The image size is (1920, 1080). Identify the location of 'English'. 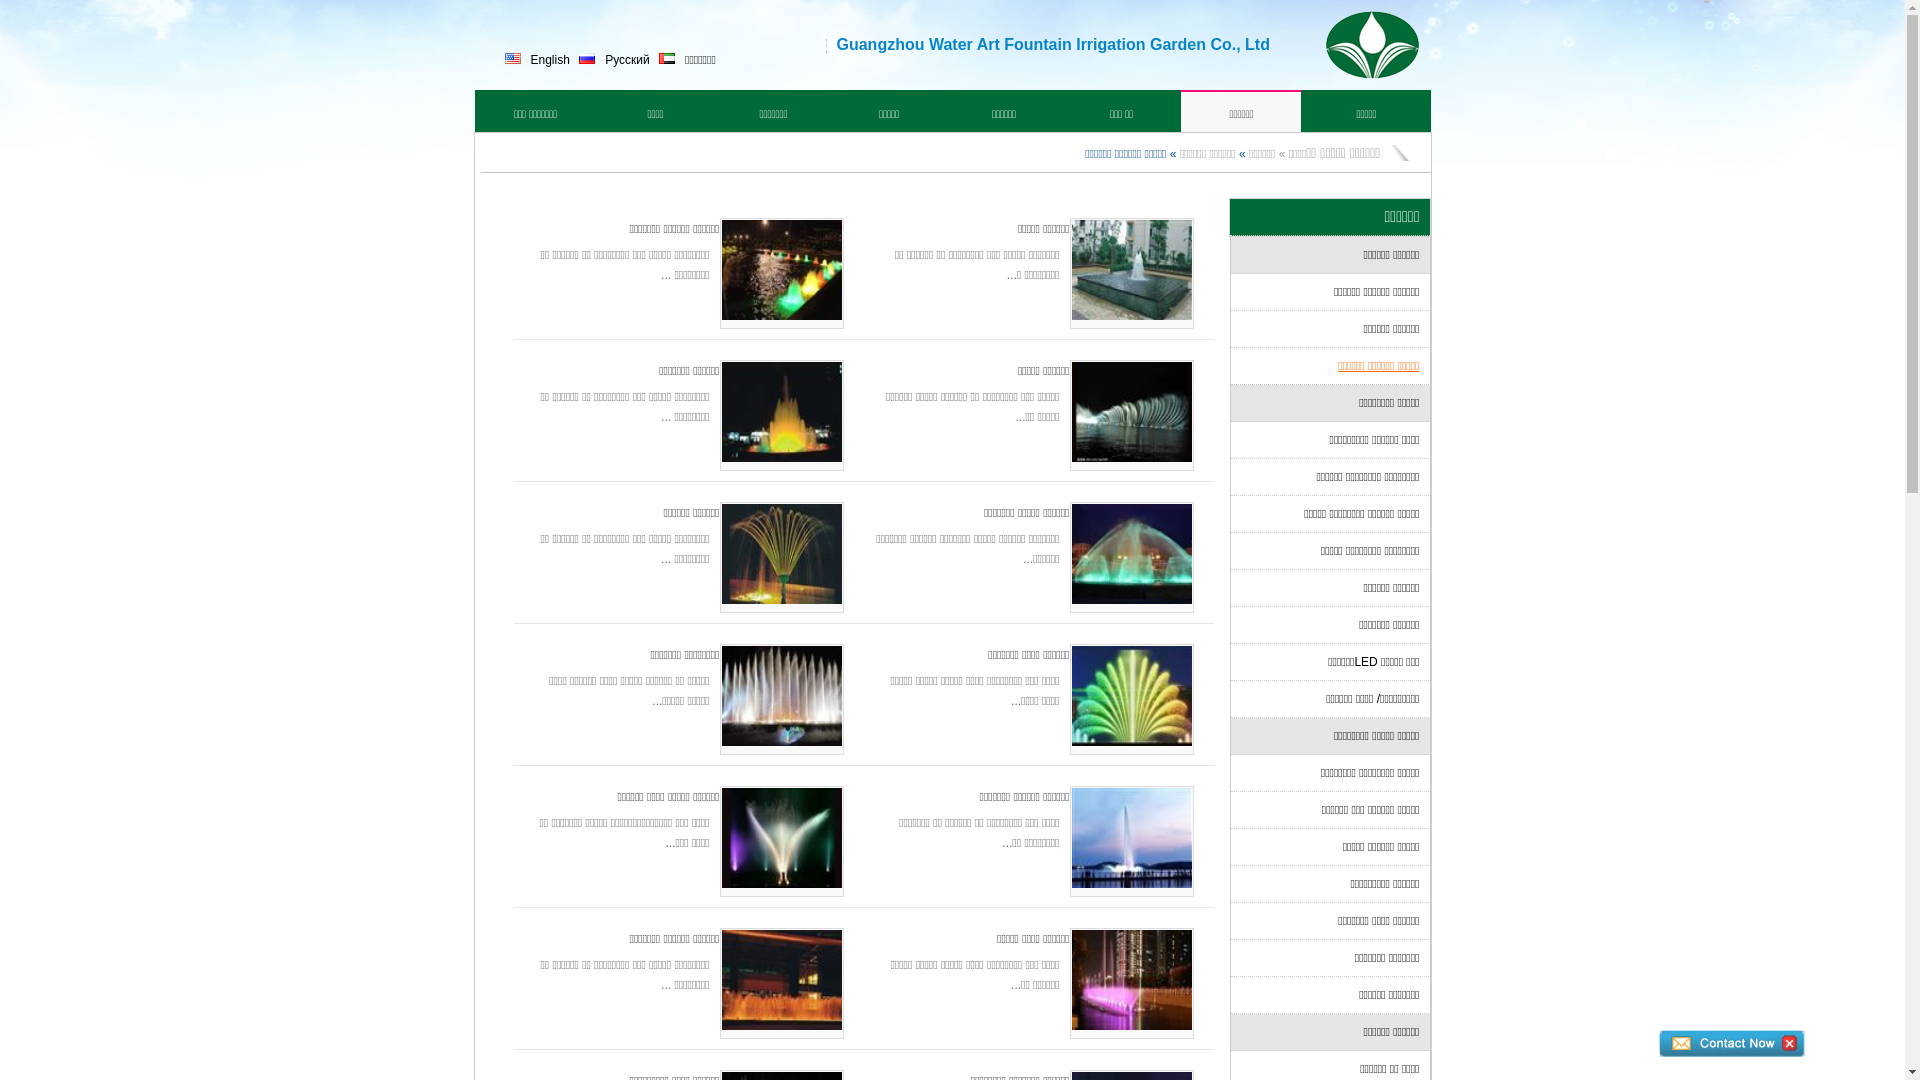
(549, 59).